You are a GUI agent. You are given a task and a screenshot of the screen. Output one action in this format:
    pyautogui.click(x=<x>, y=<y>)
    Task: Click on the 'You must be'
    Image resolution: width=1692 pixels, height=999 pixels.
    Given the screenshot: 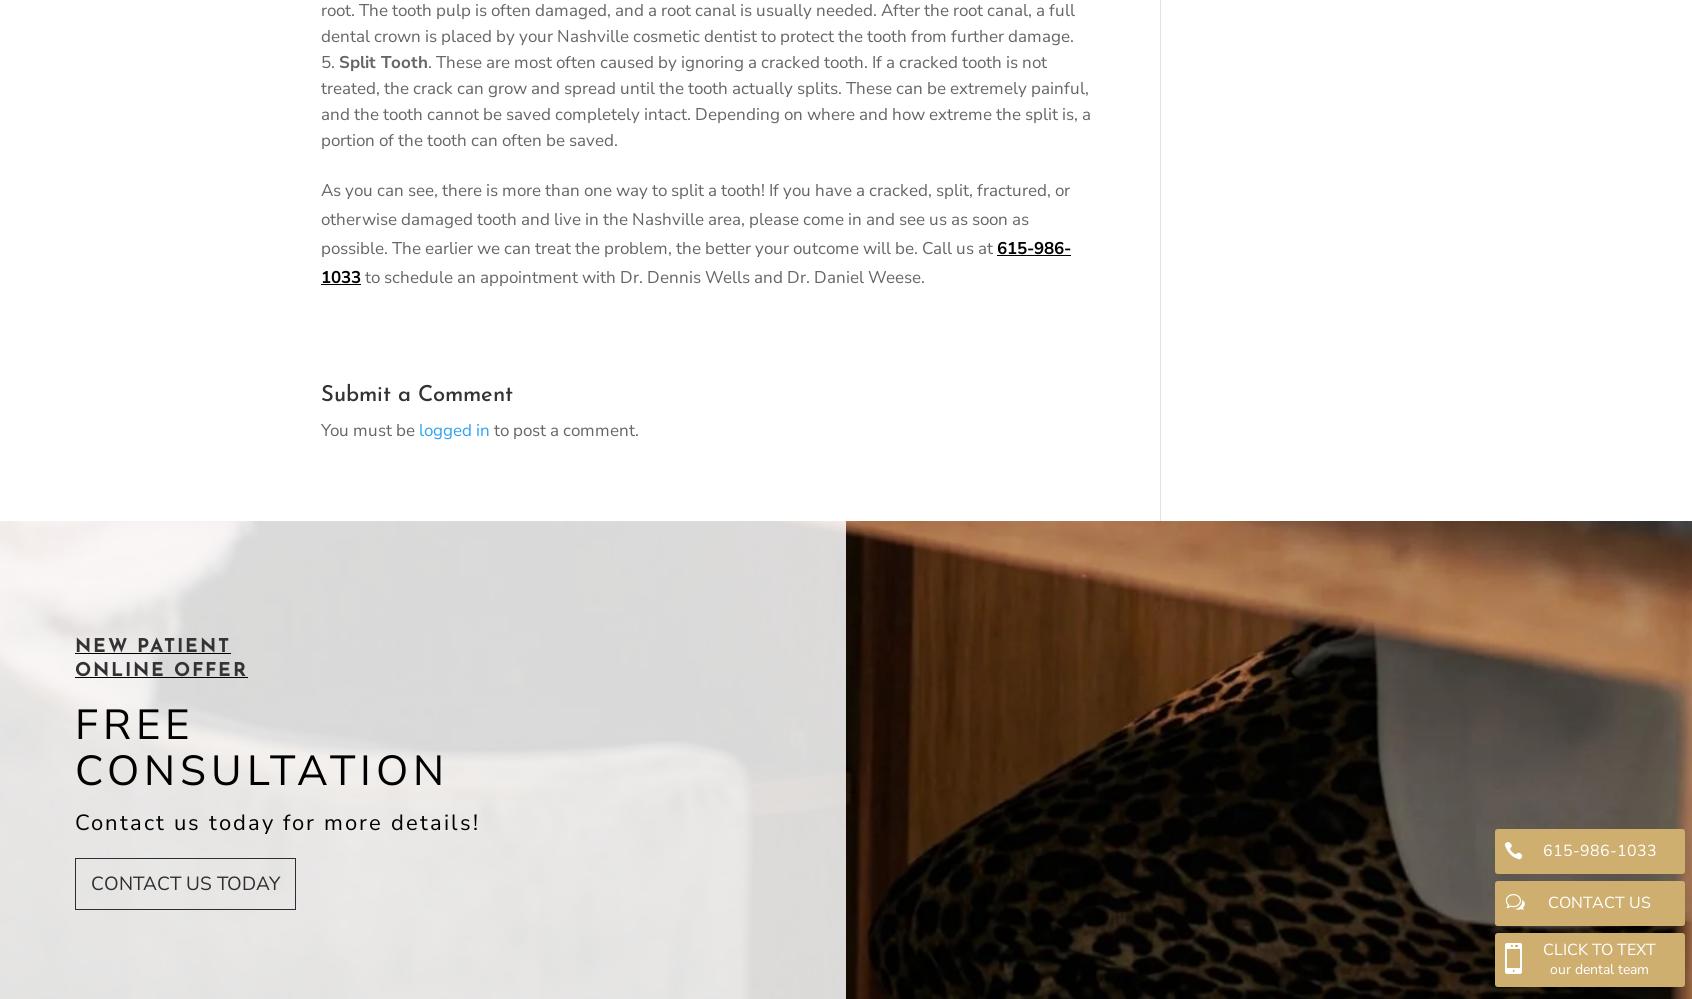 What is the action you would take?
    pyautogui.click(x=370, y=428)
    